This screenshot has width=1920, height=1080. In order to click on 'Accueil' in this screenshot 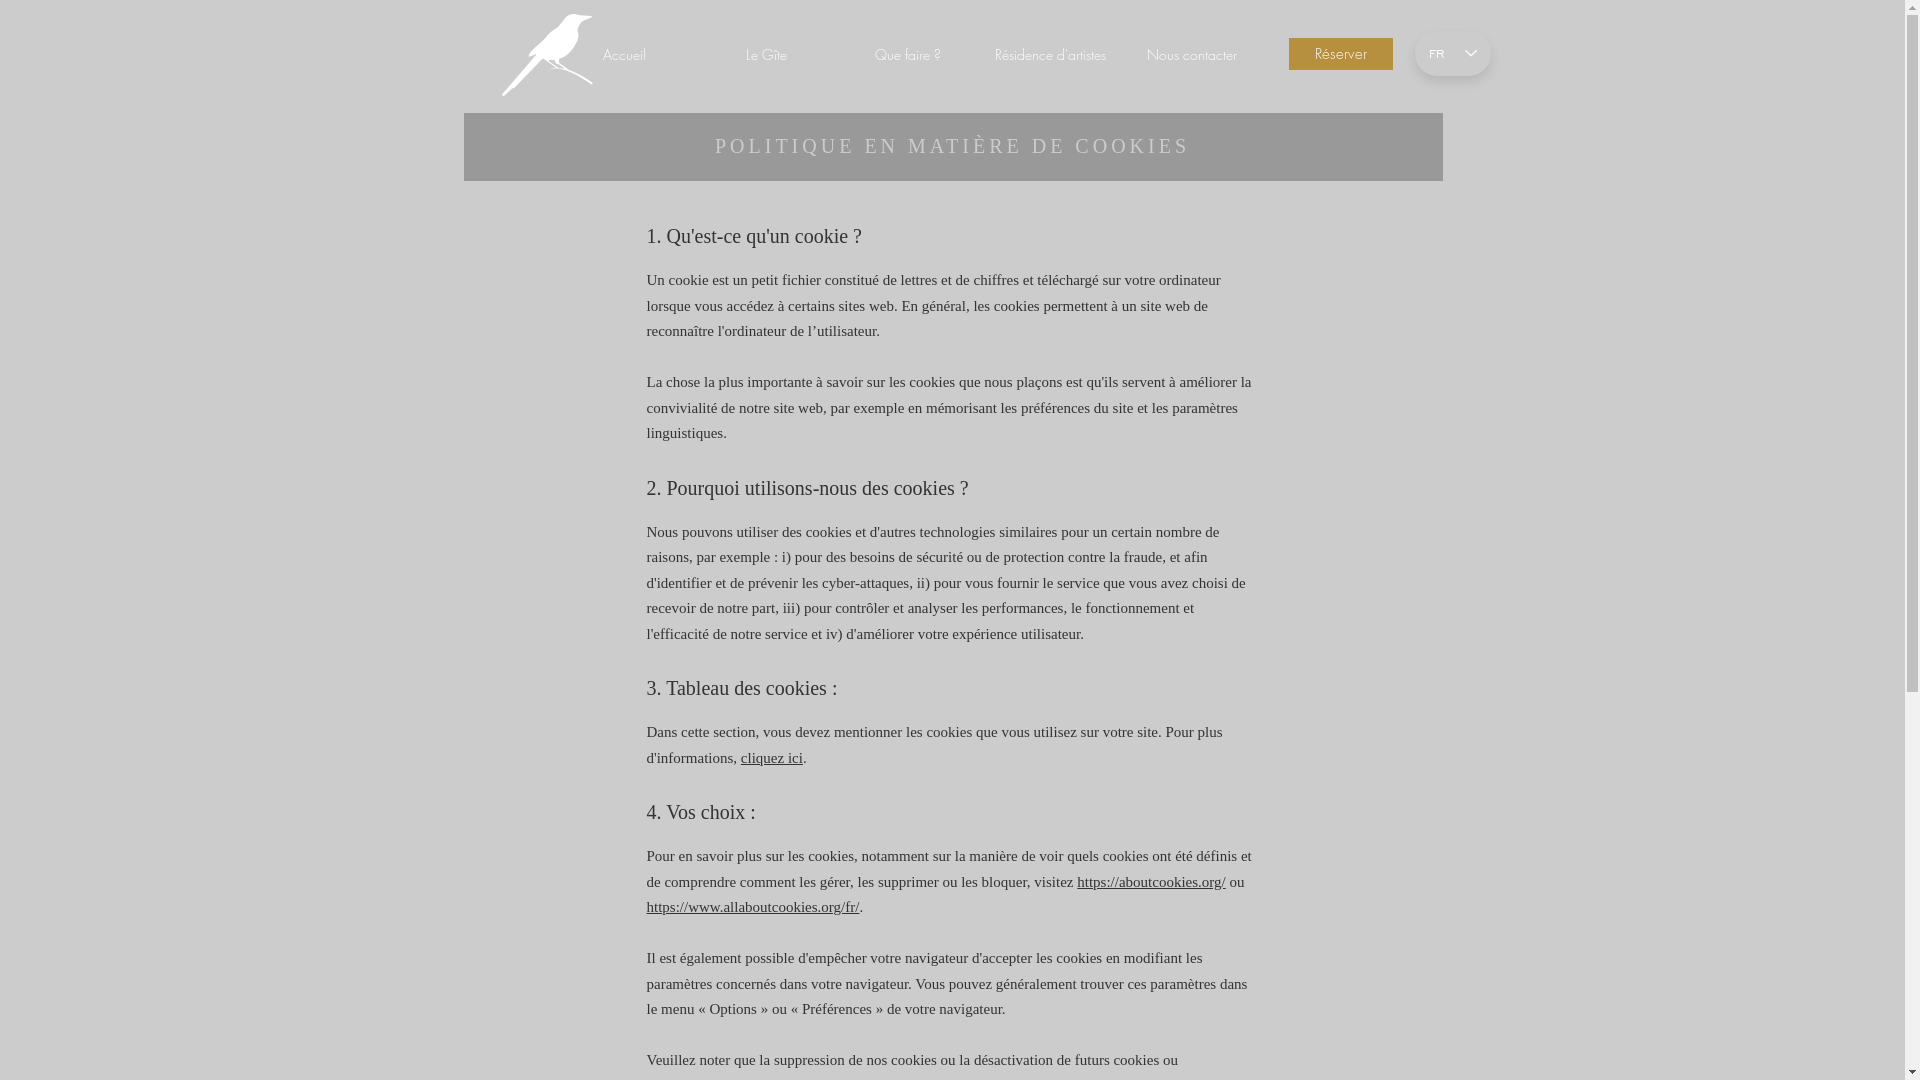, I will do `click(622, 53)`.